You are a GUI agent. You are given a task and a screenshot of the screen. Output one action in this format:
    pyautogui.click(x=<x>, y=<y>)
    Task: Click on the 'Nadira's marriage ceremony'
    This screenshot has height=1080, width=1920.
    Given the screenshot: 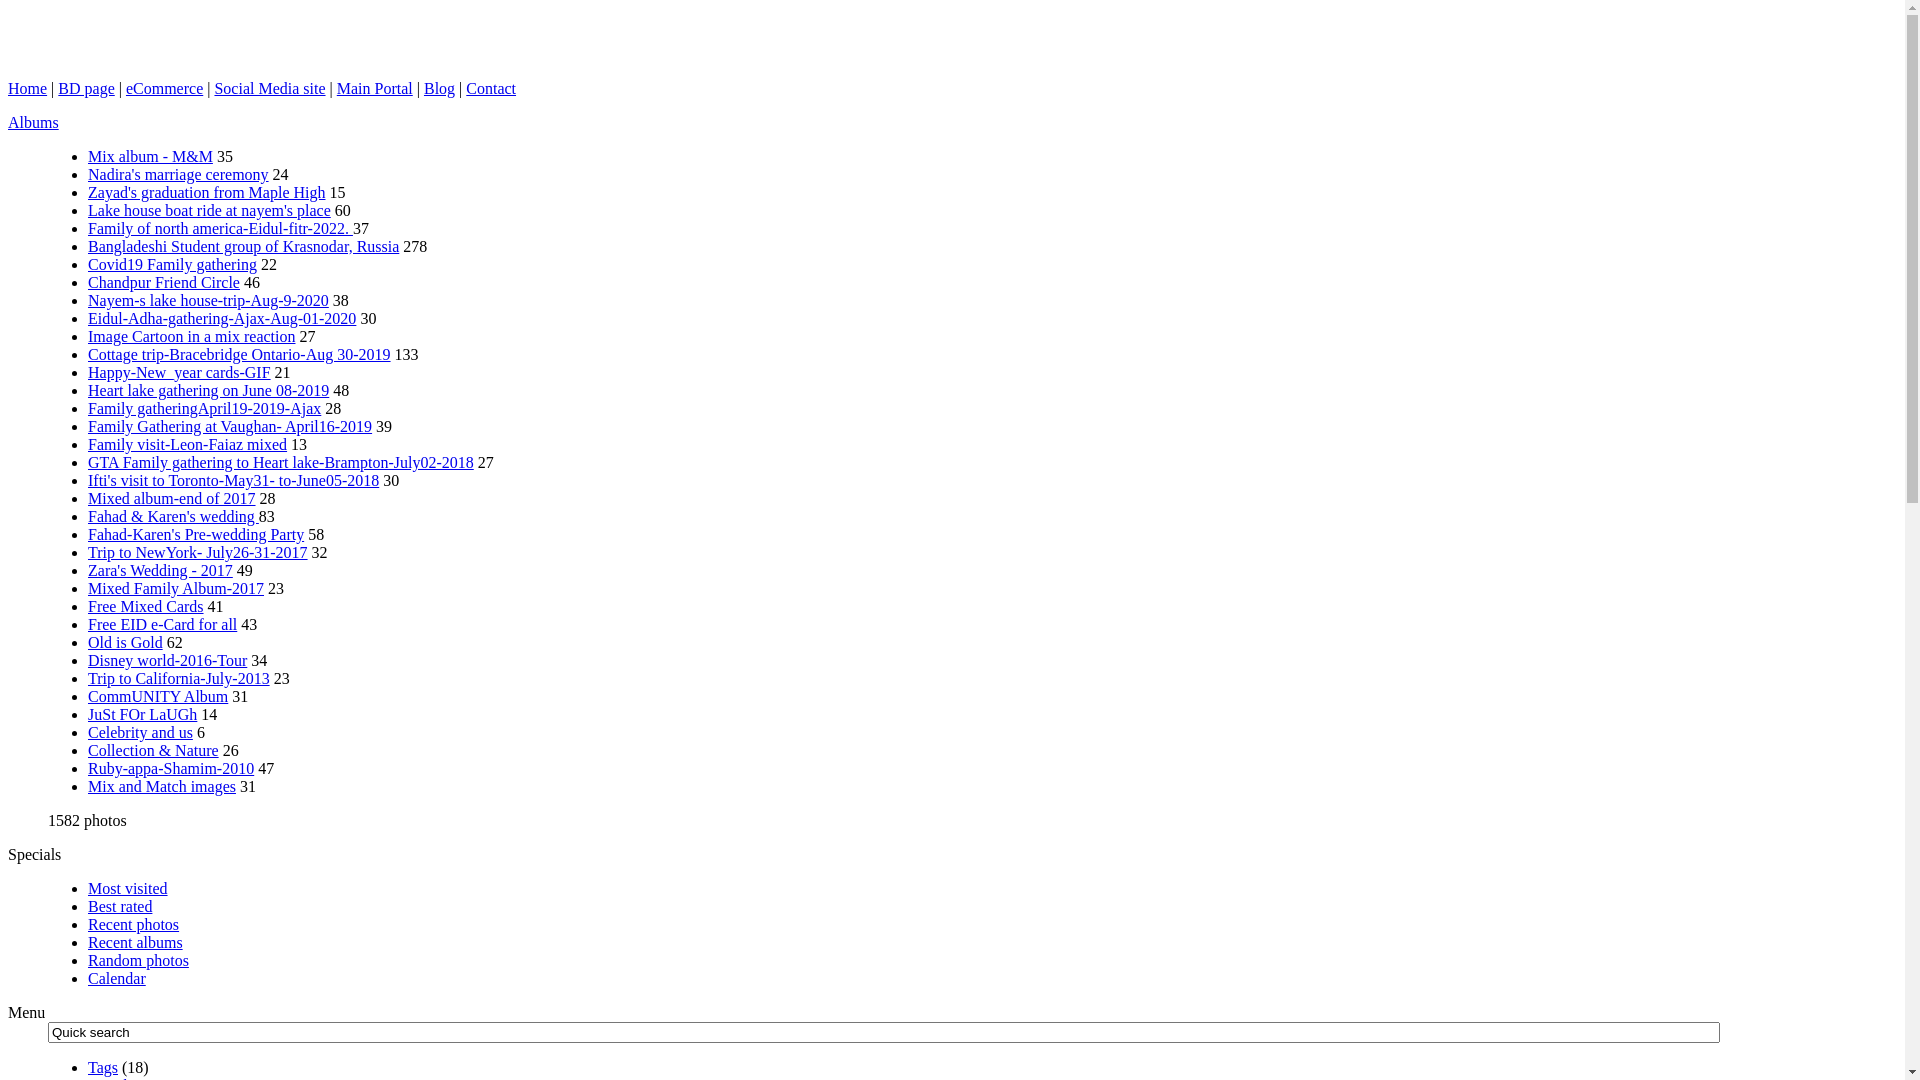 What is the action you would take?
    pyautogui.click(x=178, y=173)
    